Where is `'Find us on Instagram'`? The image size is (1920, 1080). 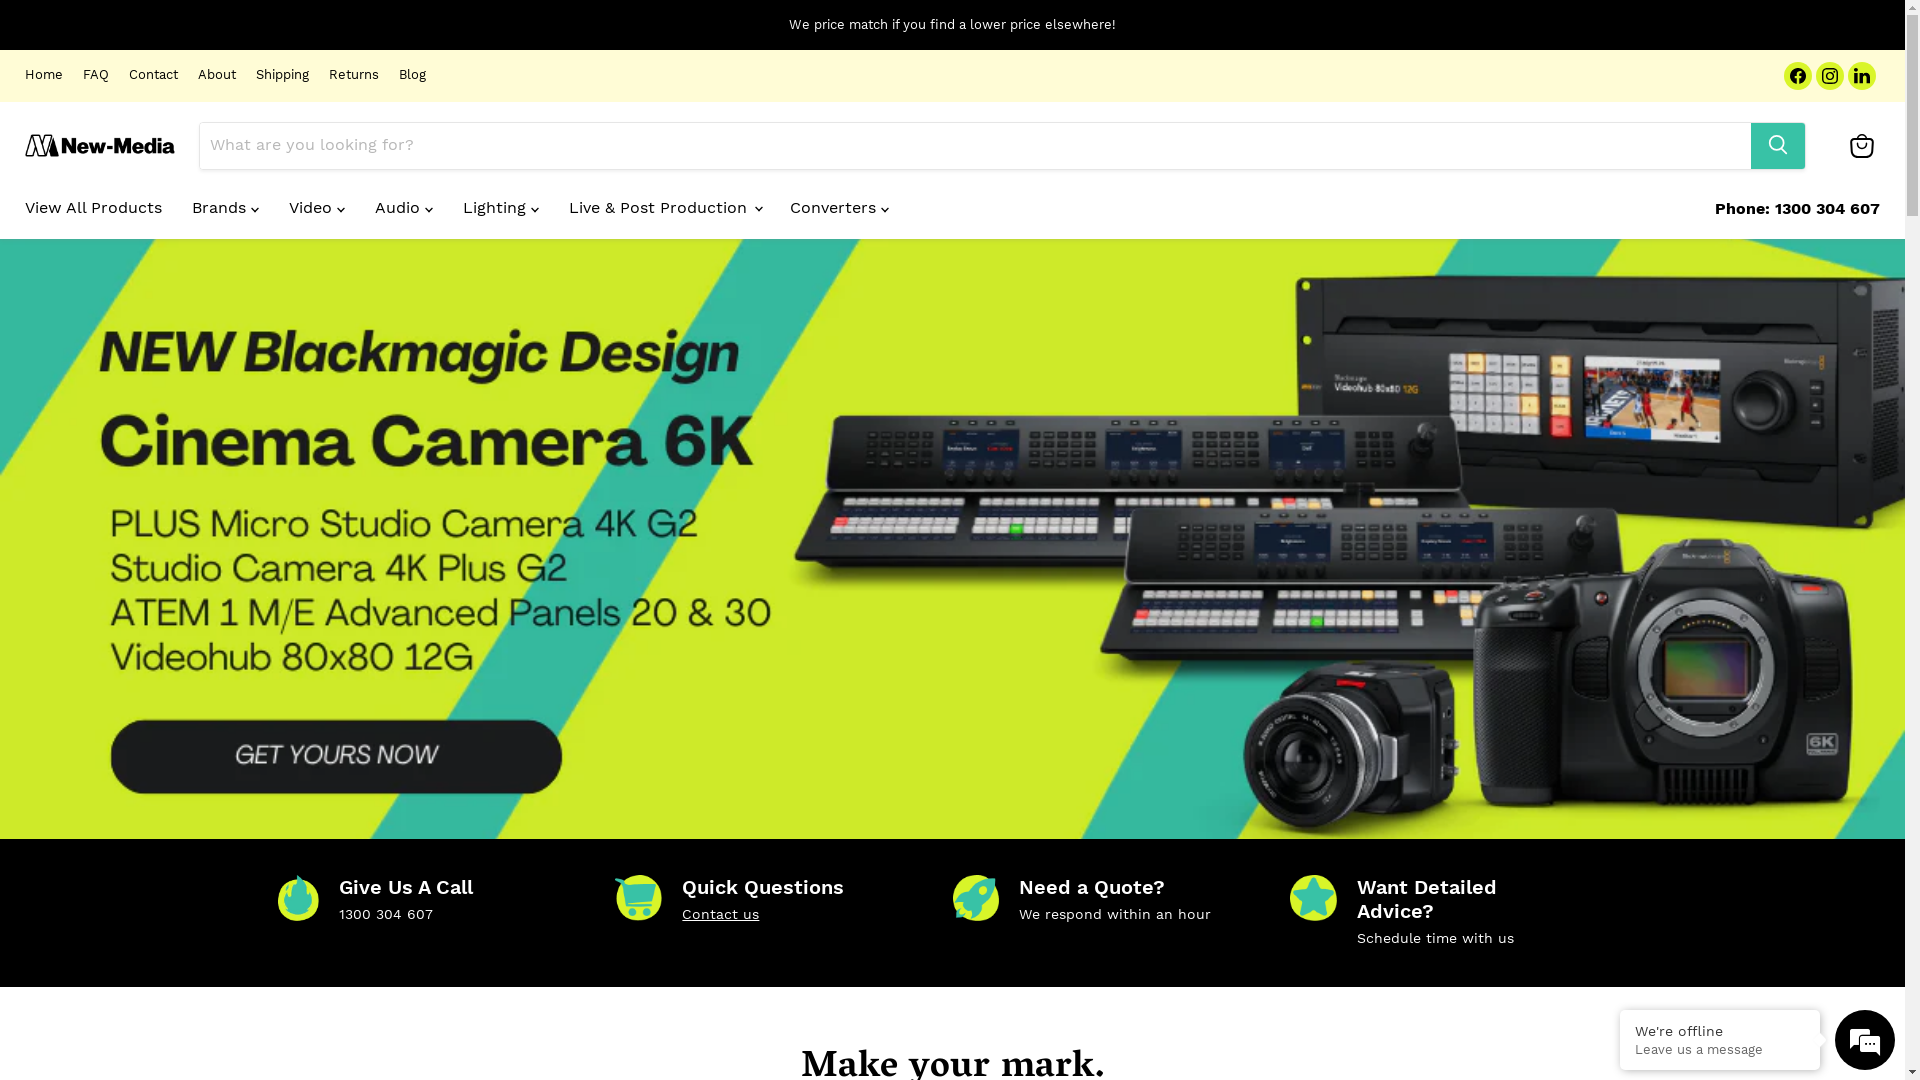 'Find us on Instagram' is located at coordinates (1829, 75).